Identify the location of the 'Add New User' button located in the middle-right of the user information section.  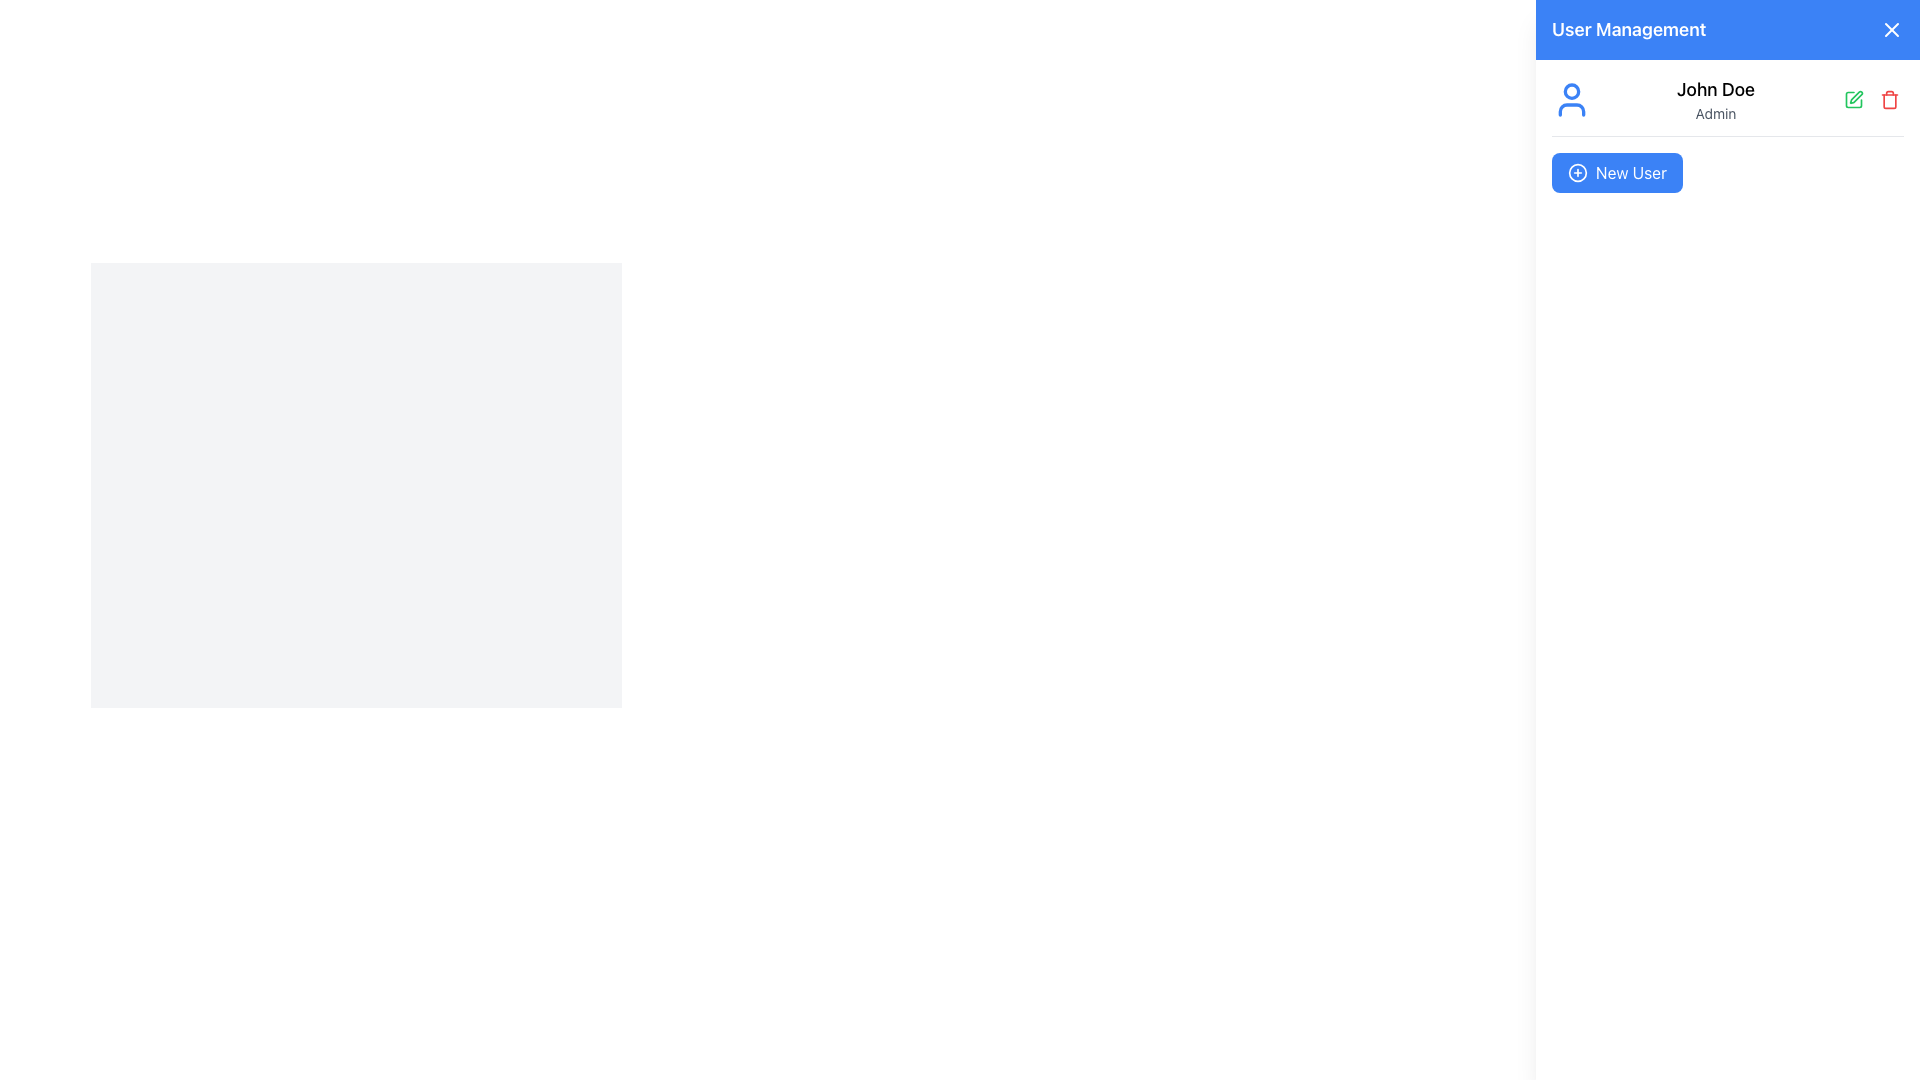
(1617, 172).